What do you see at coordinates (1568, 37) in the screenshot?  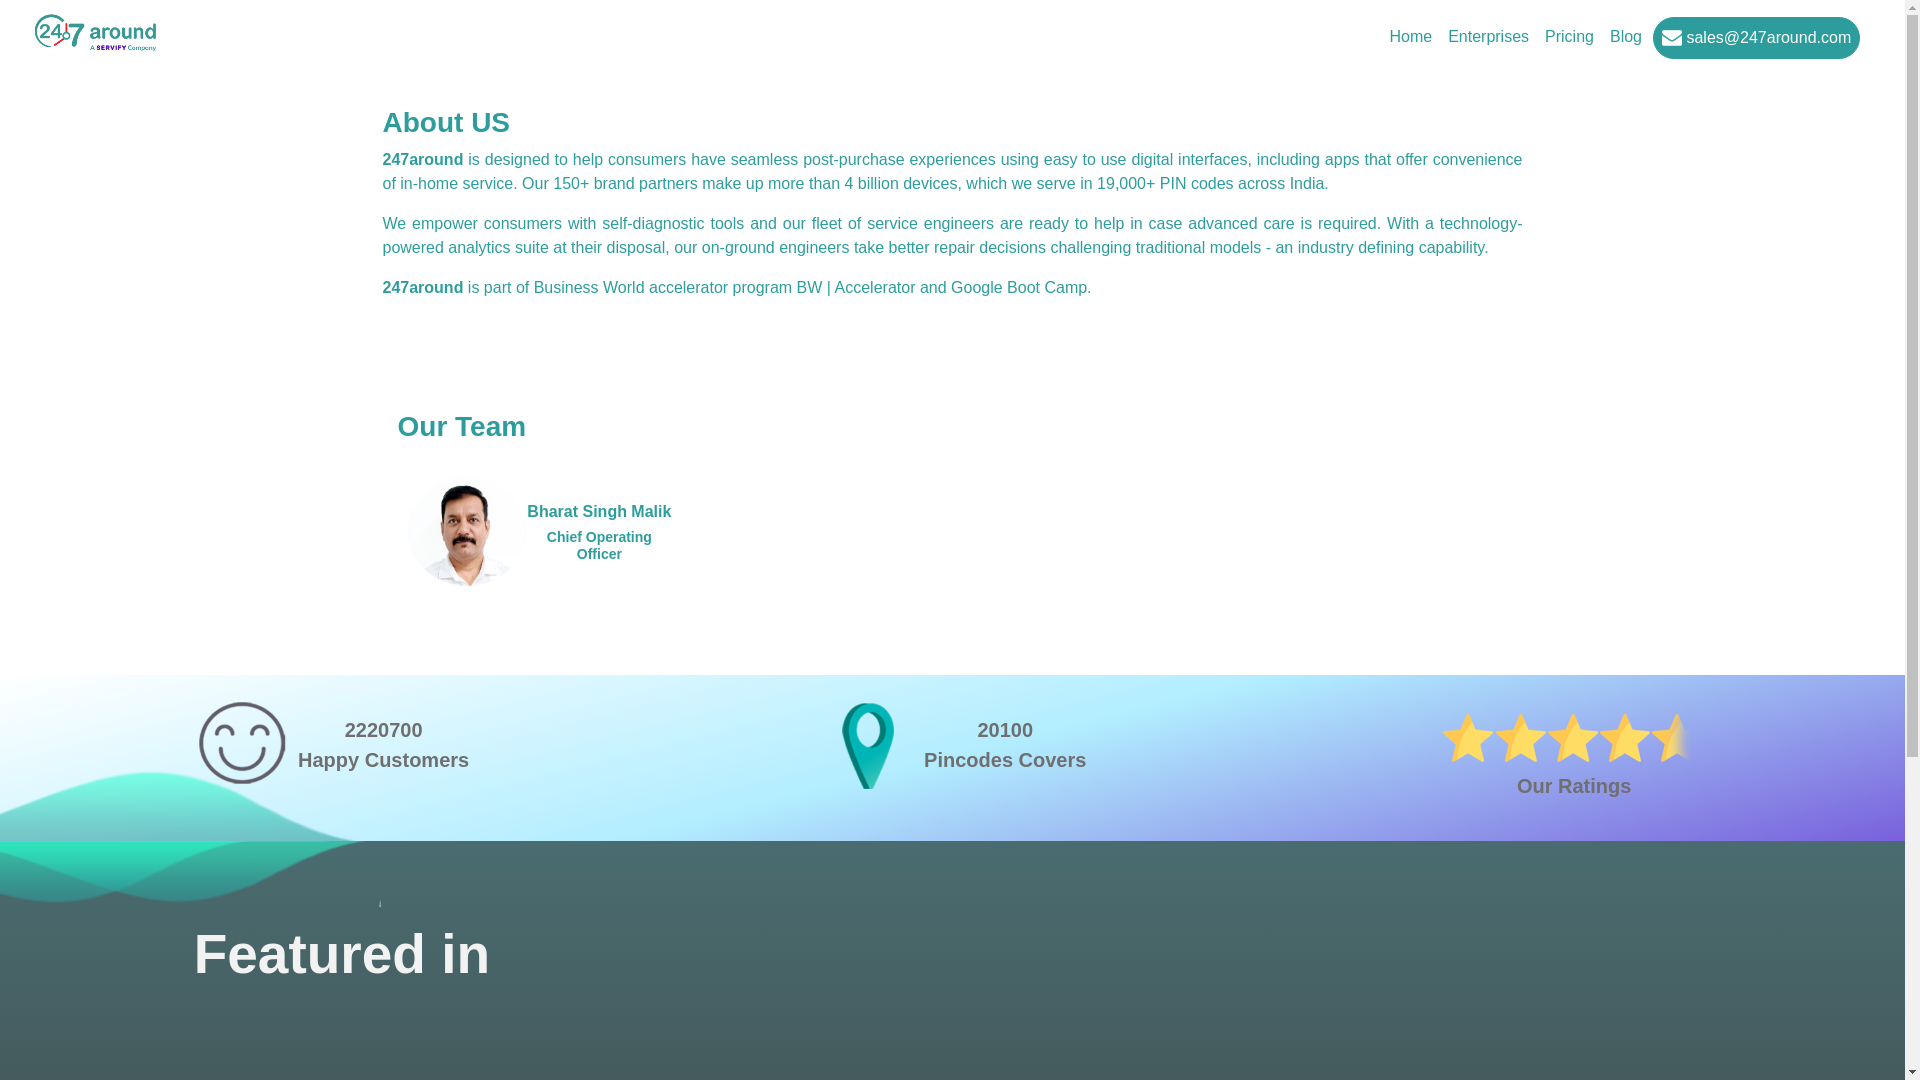 I see `'Pricing'` at bounding box center [1568, 37].